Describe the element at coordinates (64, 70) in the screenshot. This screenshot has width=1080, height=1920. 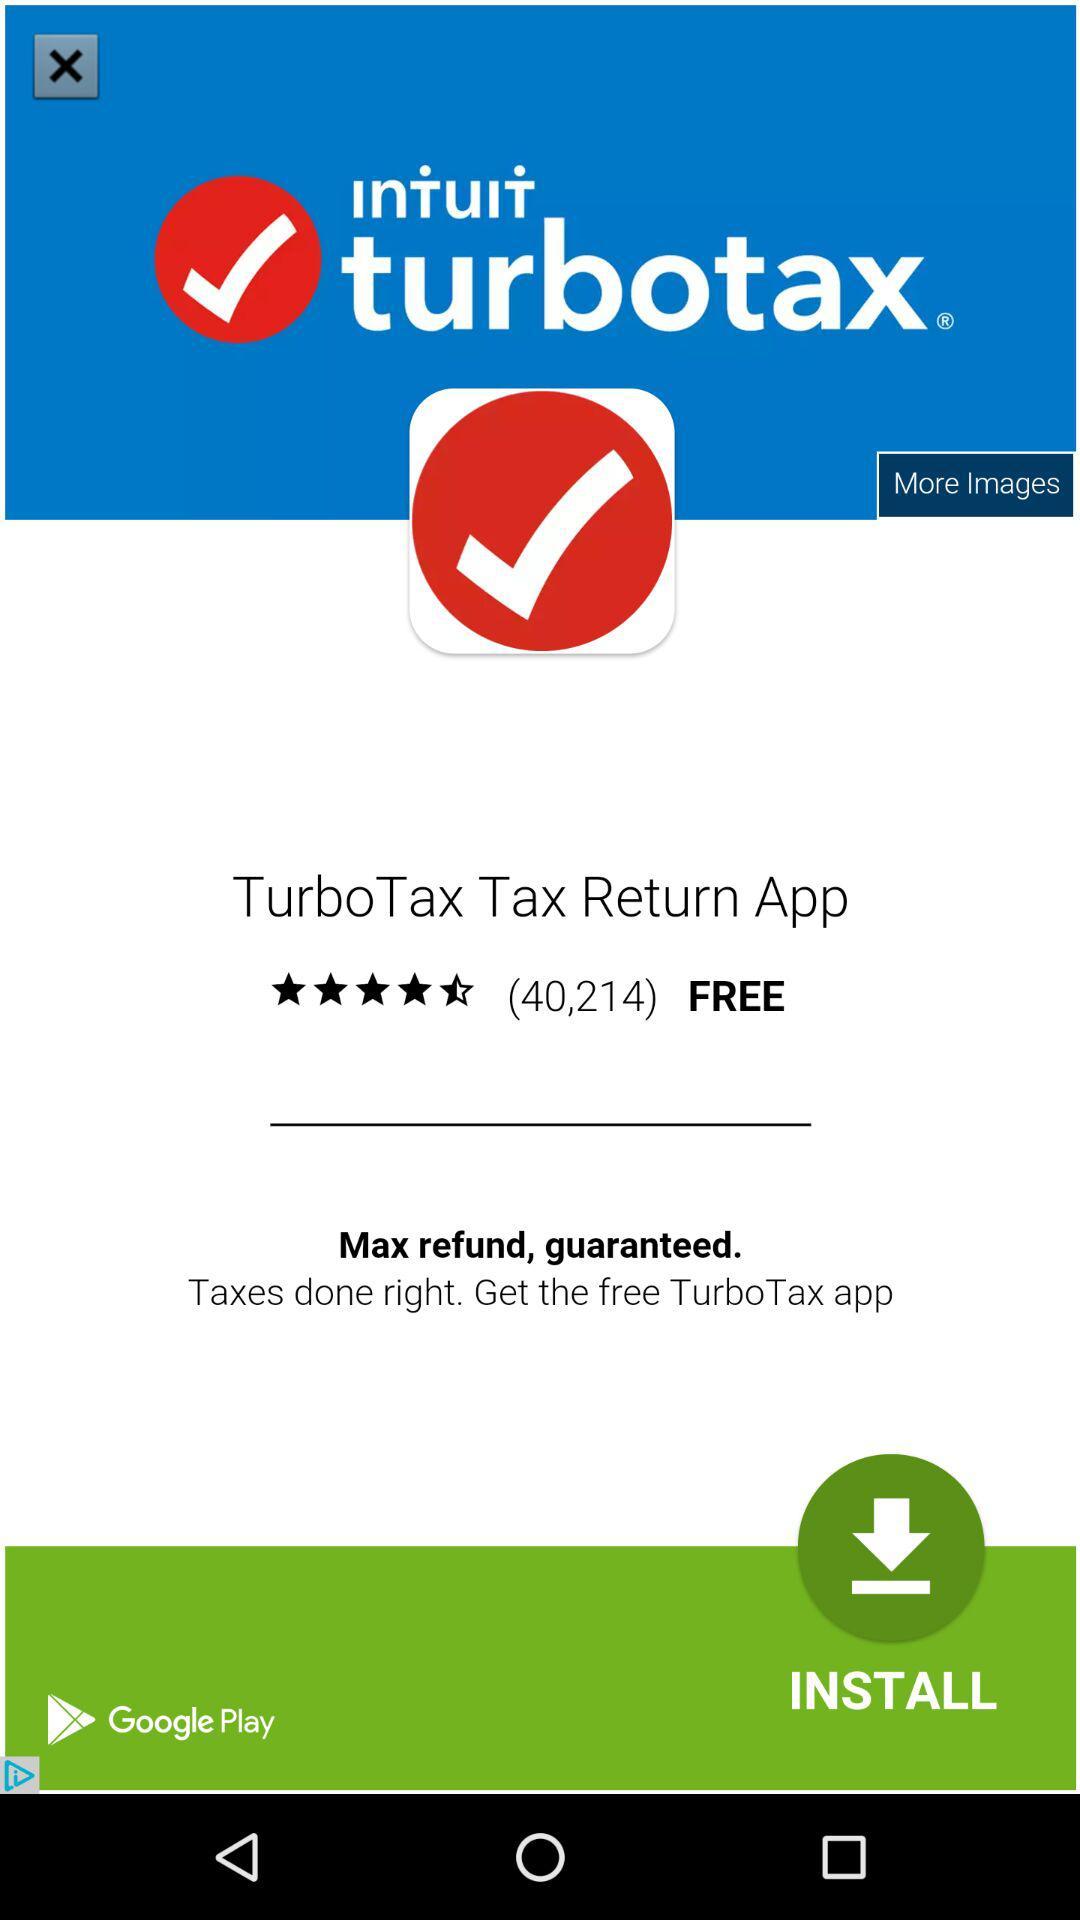
I see `the close icon` at that location.